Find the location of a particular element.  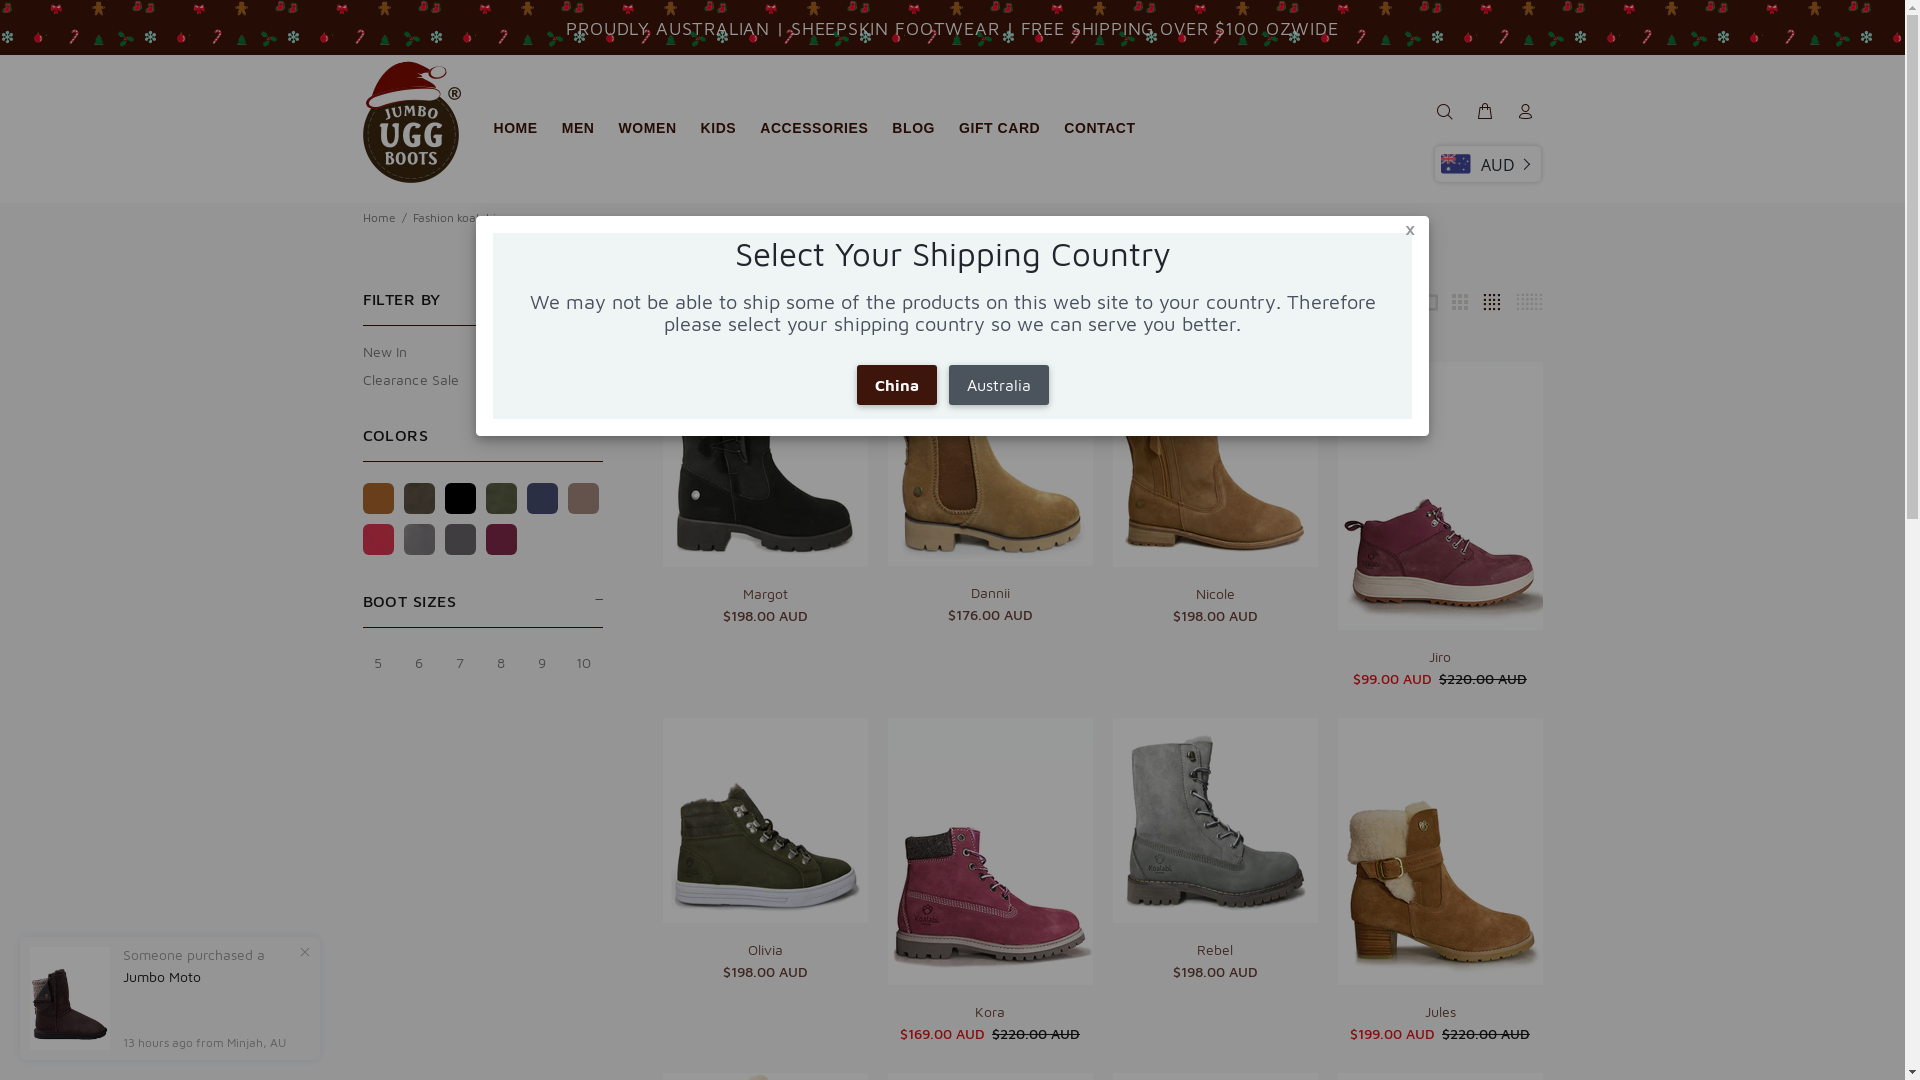

'Navy blue' is located at coordinates (541, 496).